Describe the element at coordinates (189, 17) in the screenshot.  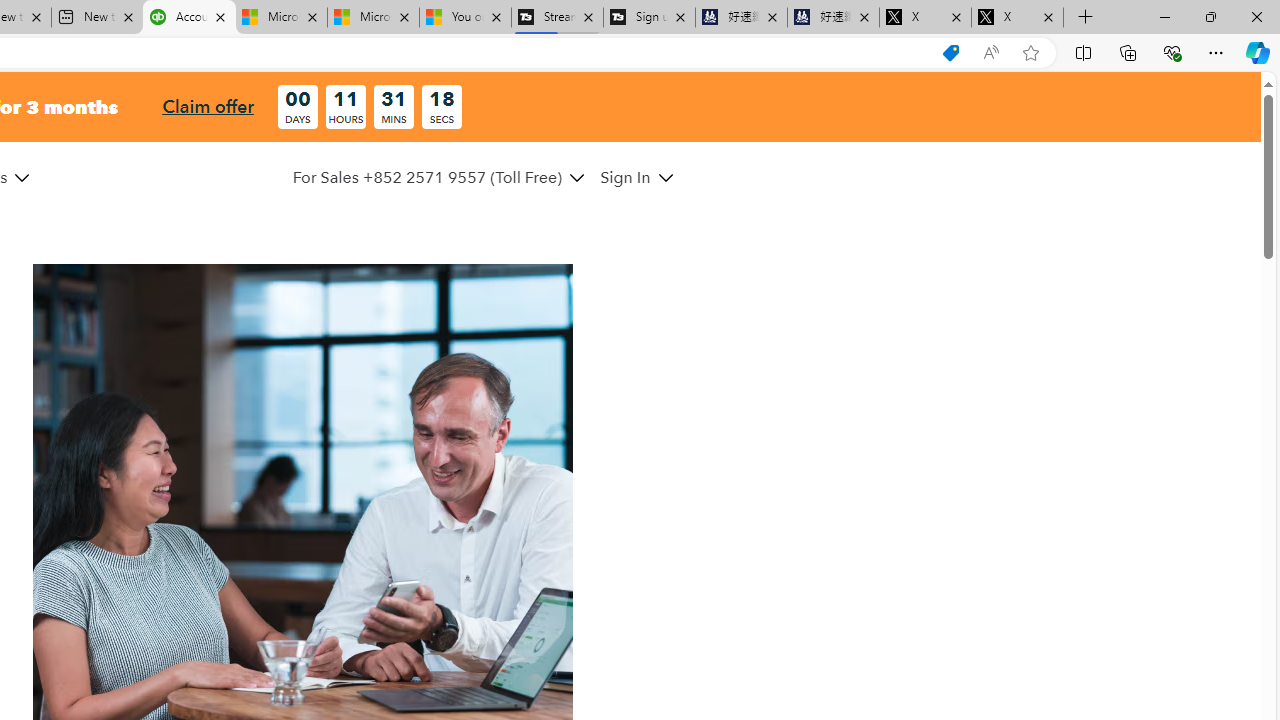
I see `'Accounting Software | QuickBooks Hong Kong'` at that location.